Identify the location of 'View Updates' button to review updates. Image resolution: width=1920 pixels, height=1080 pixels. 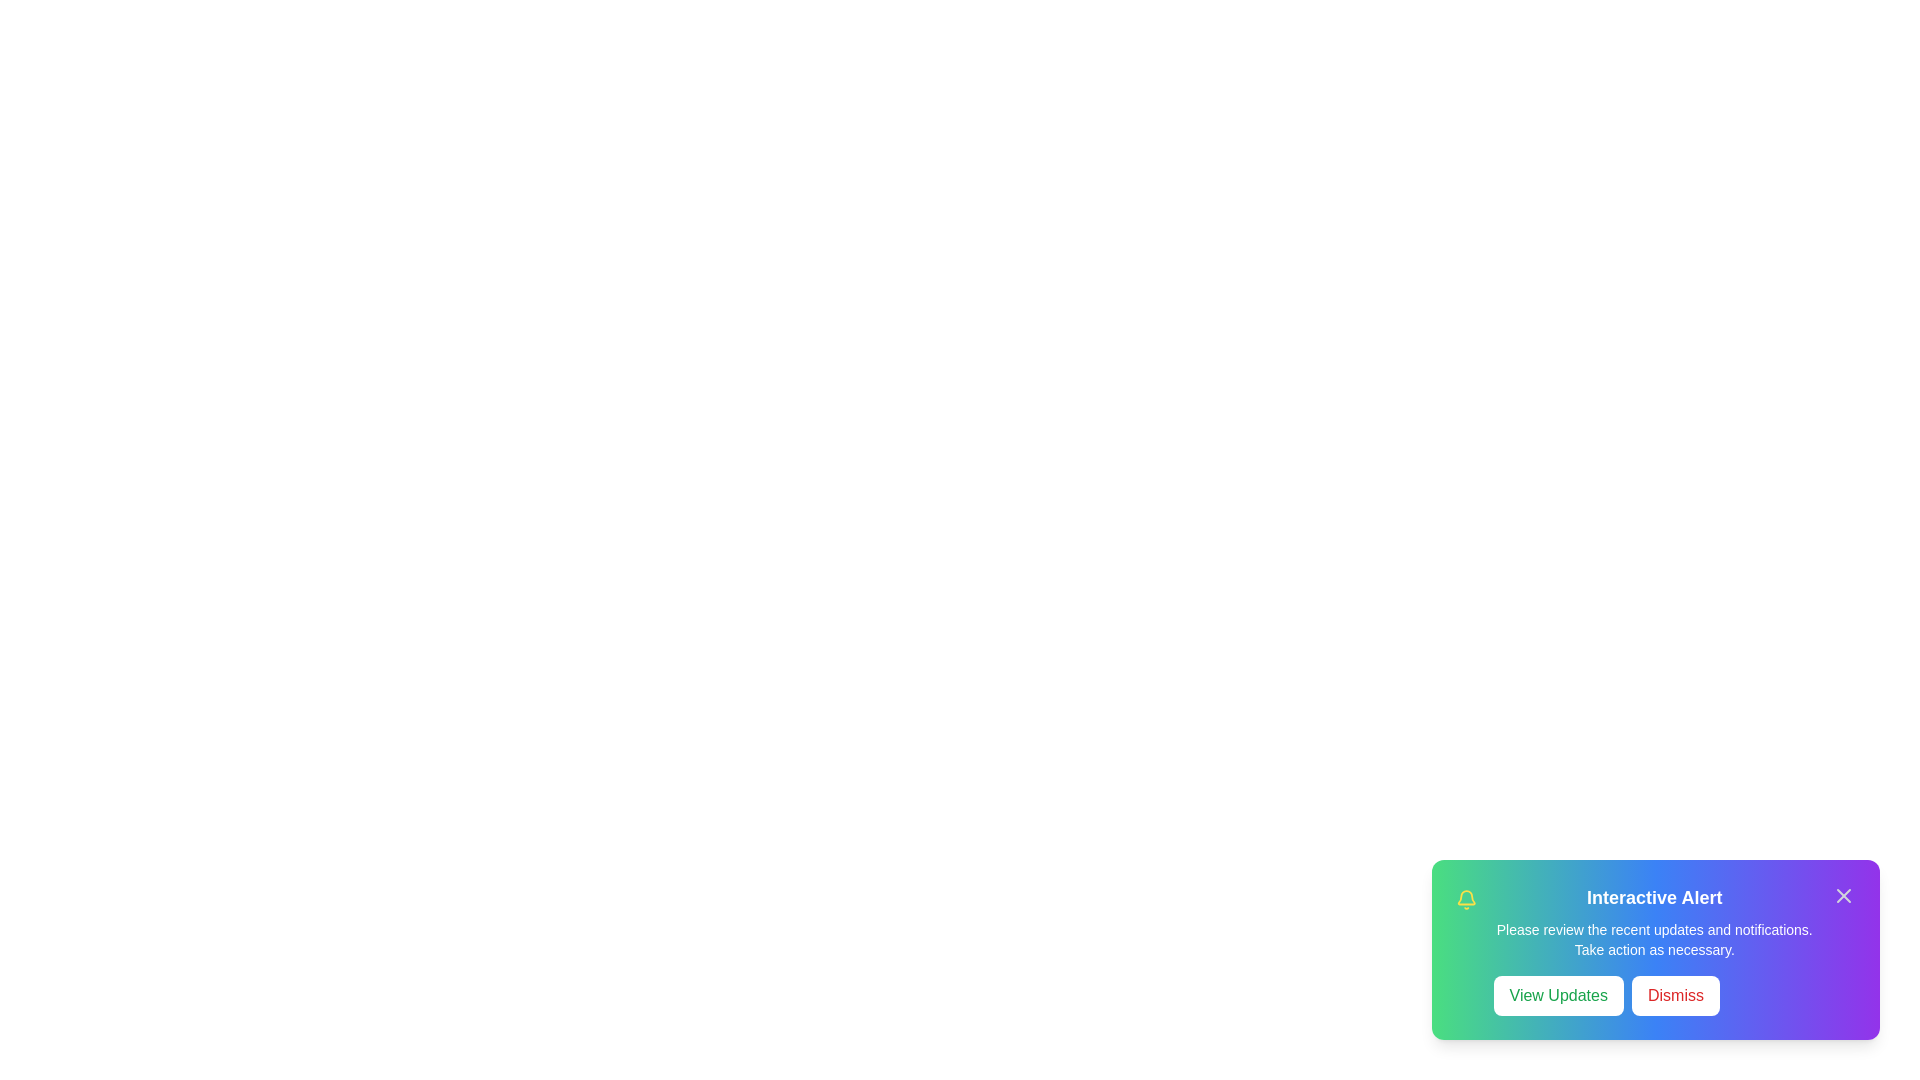
(1557, 995).